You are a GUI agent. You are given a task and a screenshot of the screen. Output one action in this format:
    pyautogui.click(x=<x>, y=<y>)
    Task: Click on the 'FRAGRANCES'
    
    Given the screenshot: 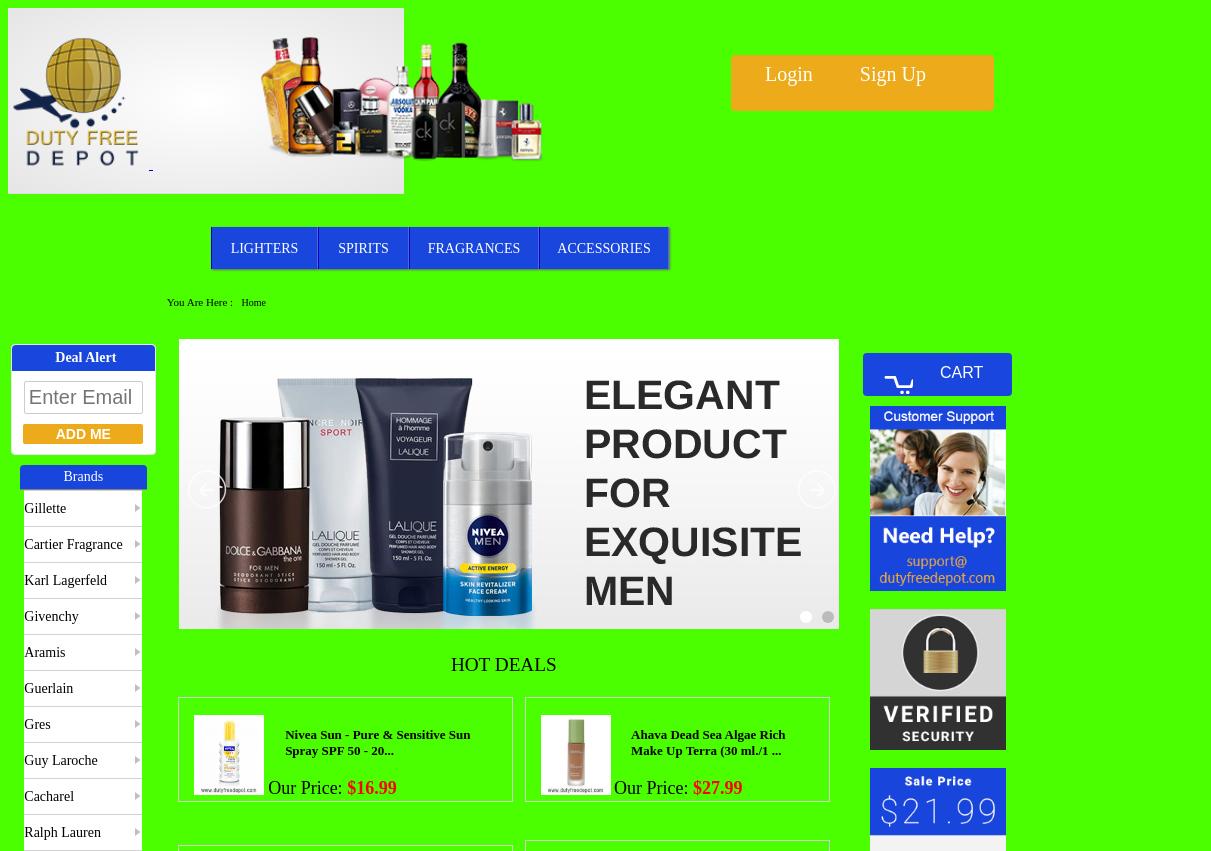 What is the action you would take?
    pyautogui.click(x=473, y=246)
    